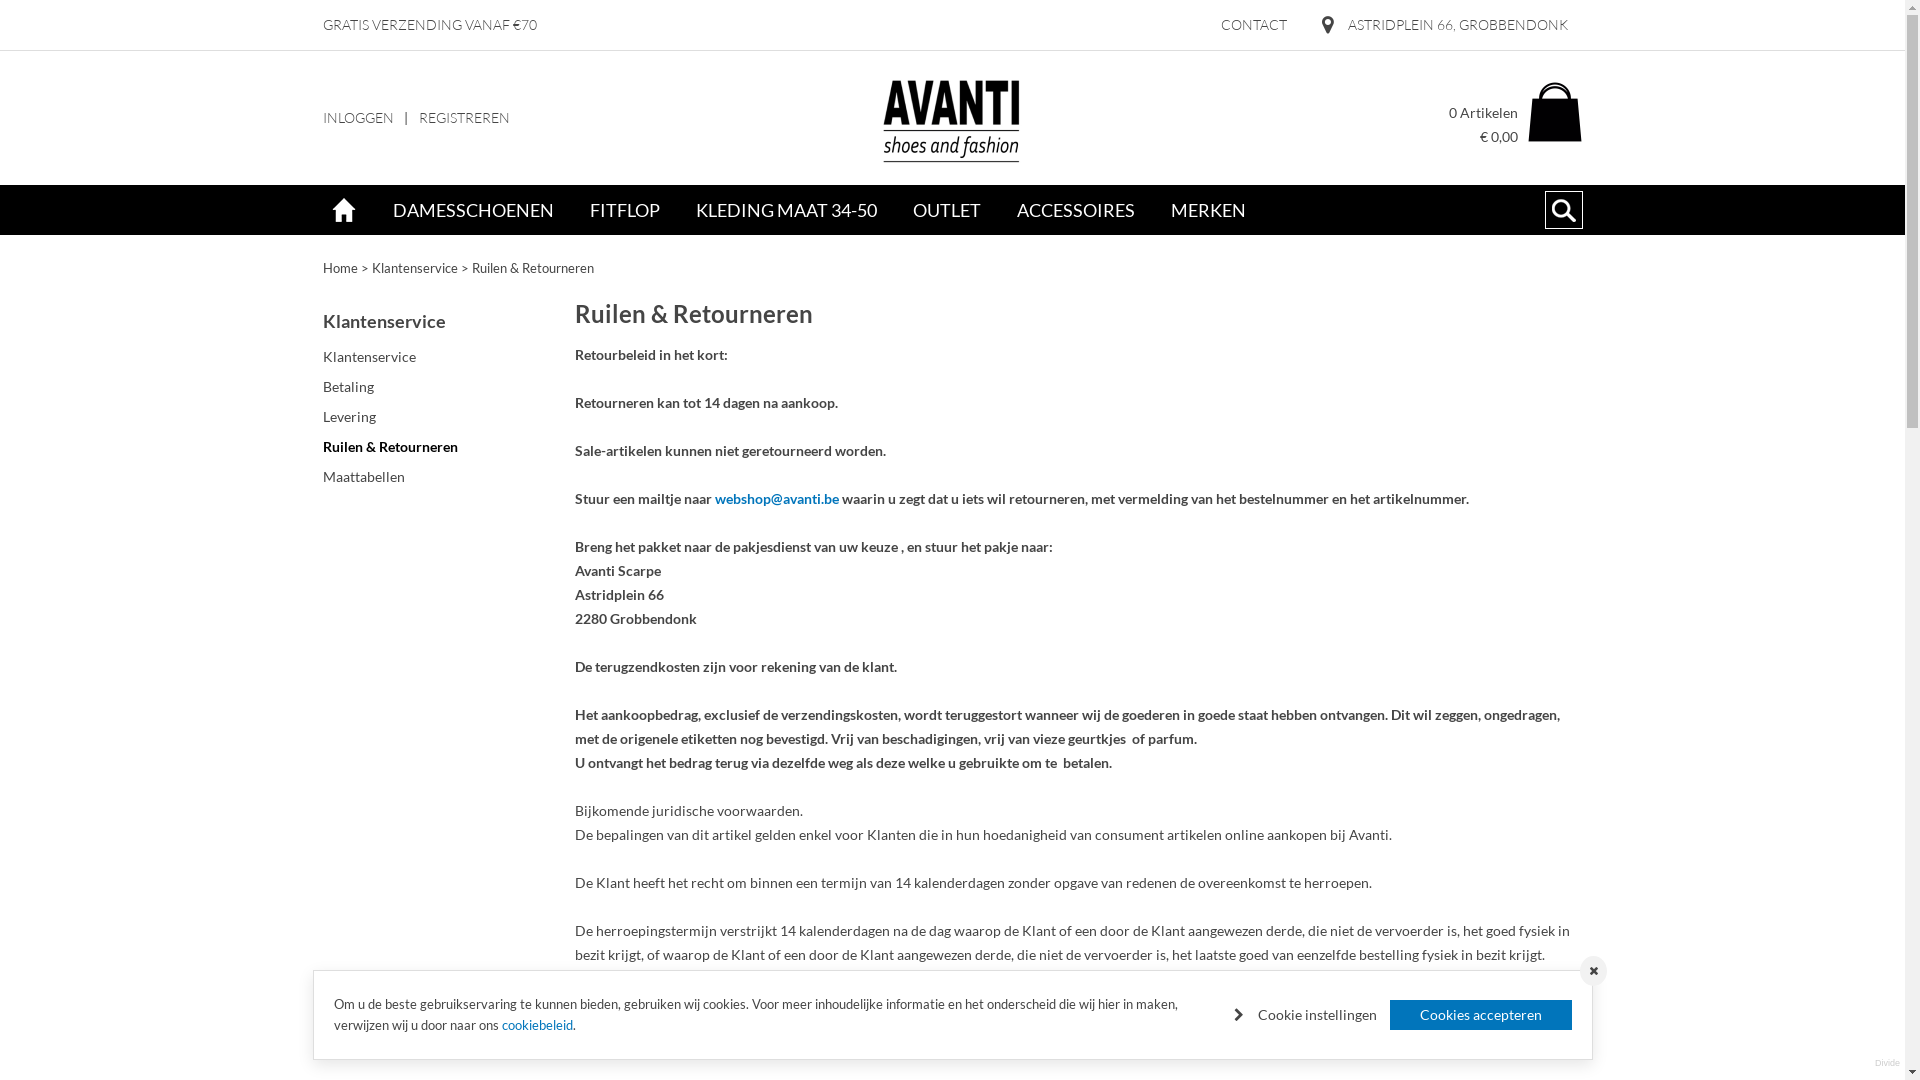  What do you see at coordinates (775, 497) in the screenshot?
I see `'webshop@avanti.be'` at bounding box center [775, 497].